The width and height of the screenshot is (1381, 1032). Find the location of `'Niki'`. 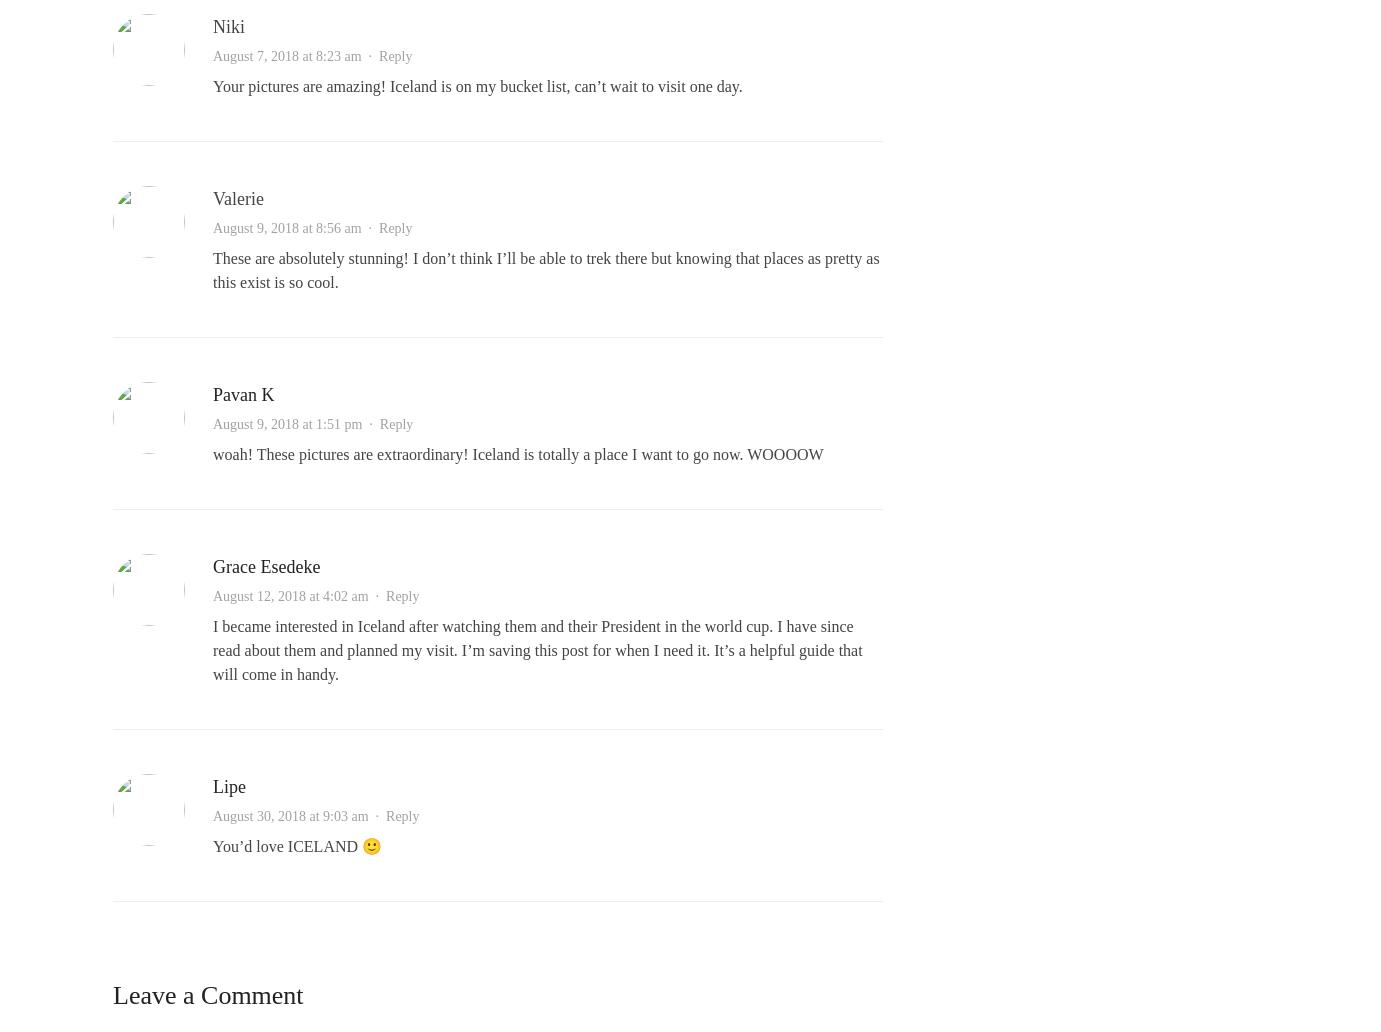

'Niki' is located at coordinates (227, 27).